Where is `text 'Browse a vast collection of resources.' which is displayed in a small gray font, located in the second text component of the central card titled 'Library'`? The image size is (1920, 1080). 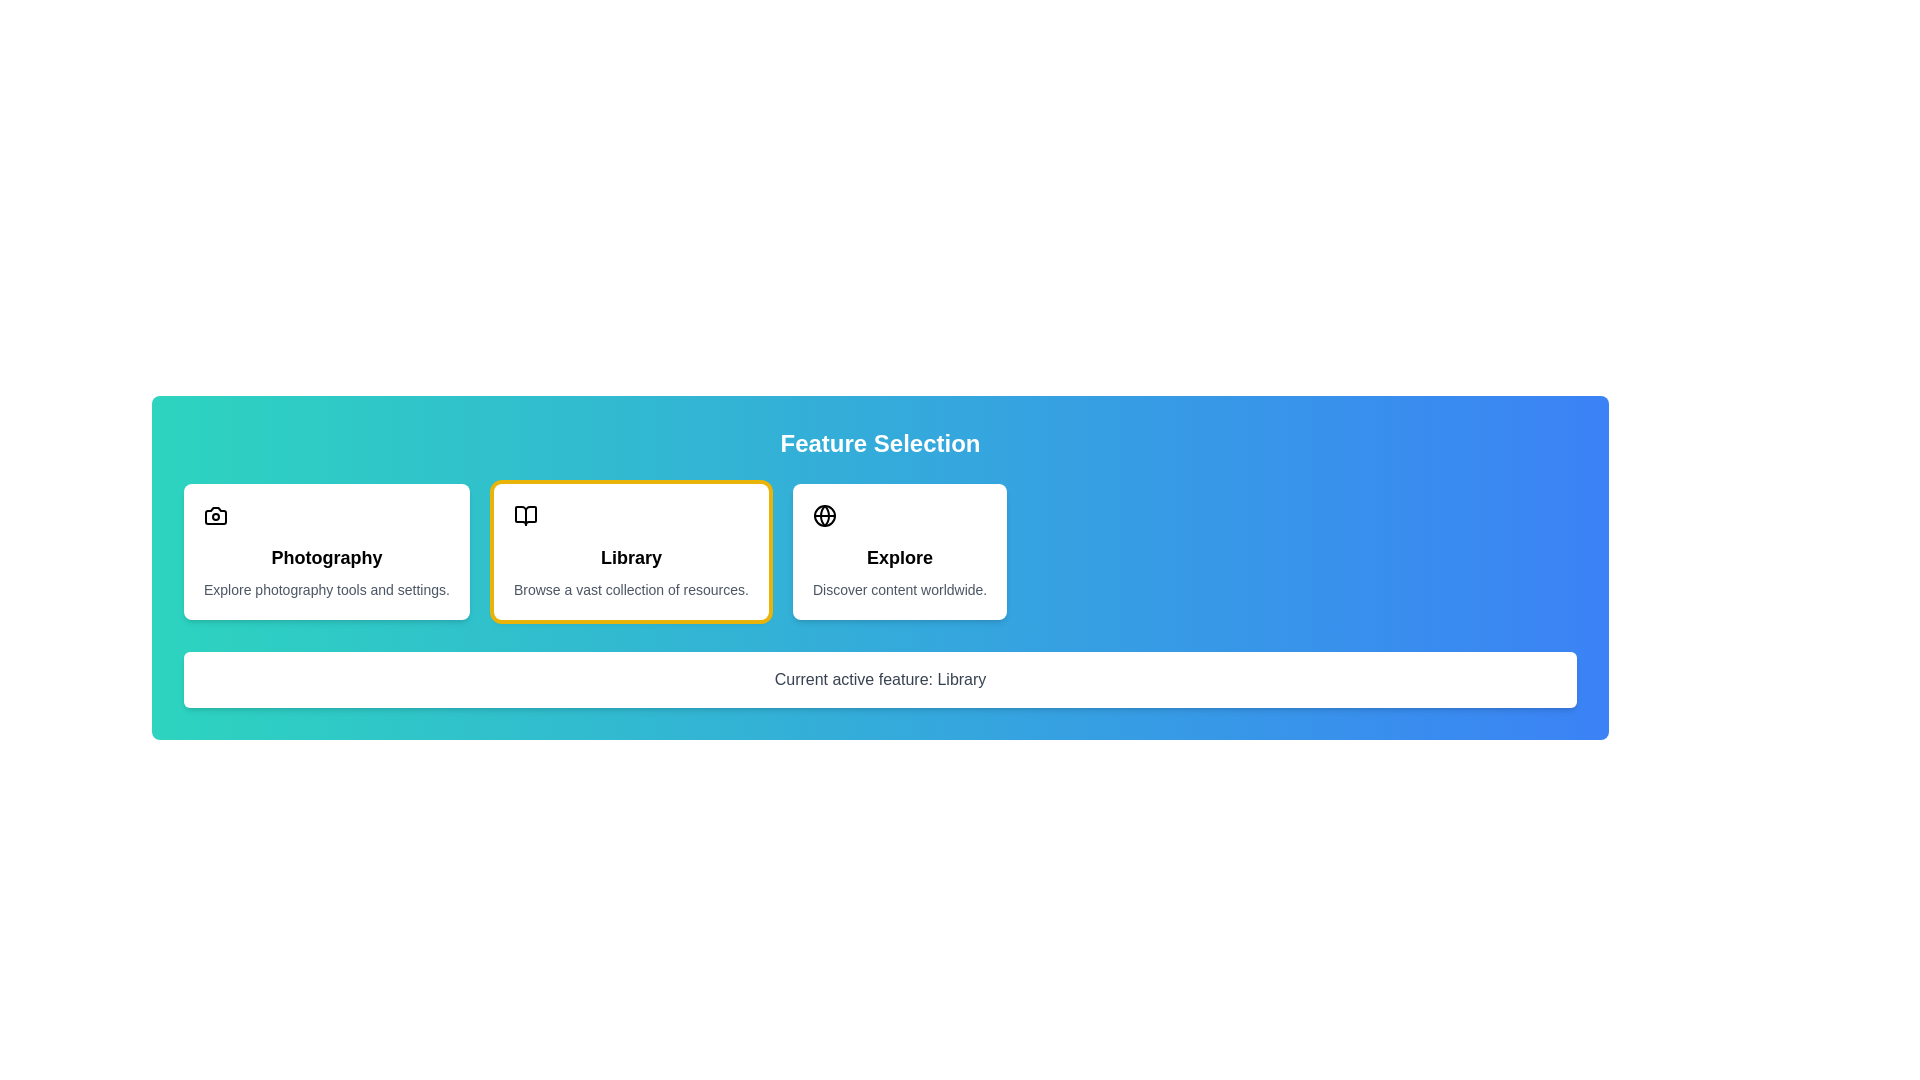
text 'Browse a vast collection of resources.' which is displayed in a small gray font, located in the second text component of the central card titled 'Library' is located at coordinates (630, 589).